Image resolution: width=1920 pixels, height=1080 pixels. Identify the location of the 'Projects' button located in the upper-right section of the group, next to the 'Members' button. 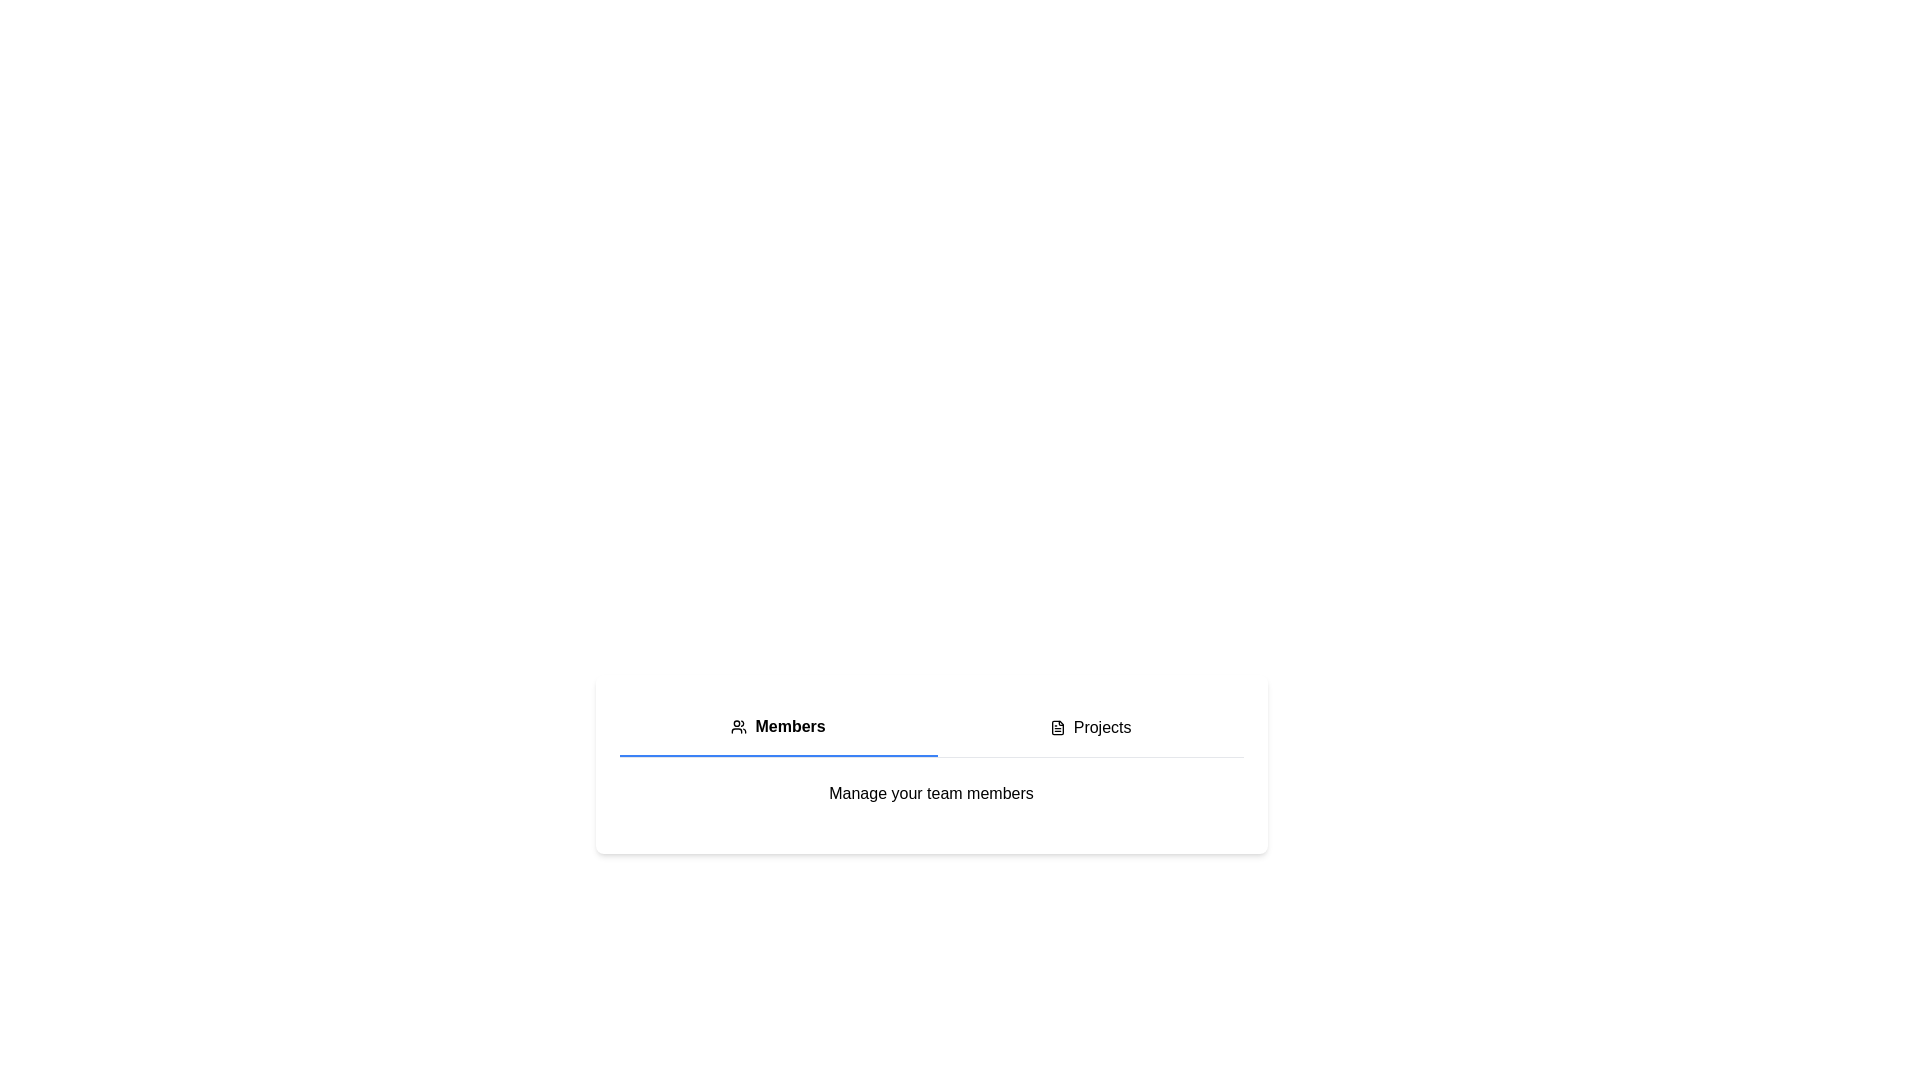
(1089, 728).